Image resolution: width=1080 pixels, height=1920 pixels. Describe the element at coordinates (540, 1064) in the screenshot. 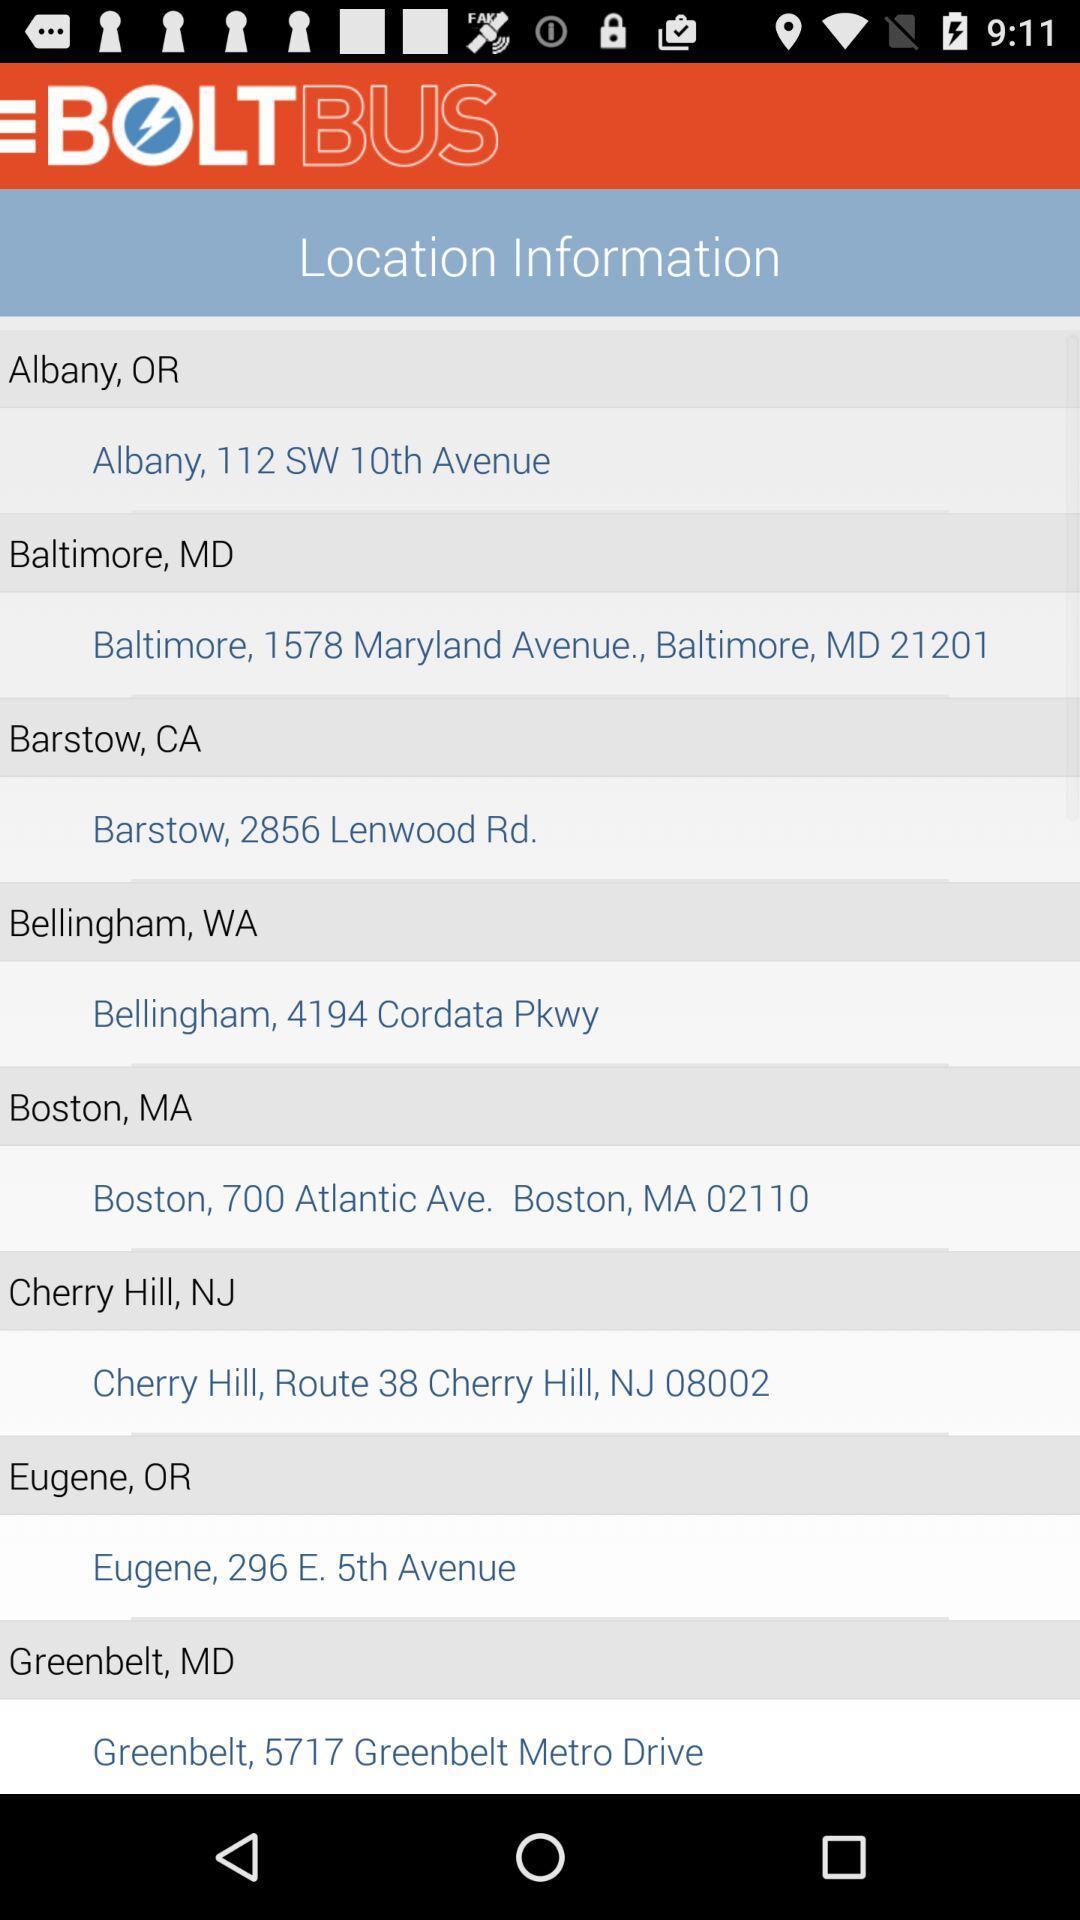

I see `the icon below bellingham 4194 cordata item` at that location.